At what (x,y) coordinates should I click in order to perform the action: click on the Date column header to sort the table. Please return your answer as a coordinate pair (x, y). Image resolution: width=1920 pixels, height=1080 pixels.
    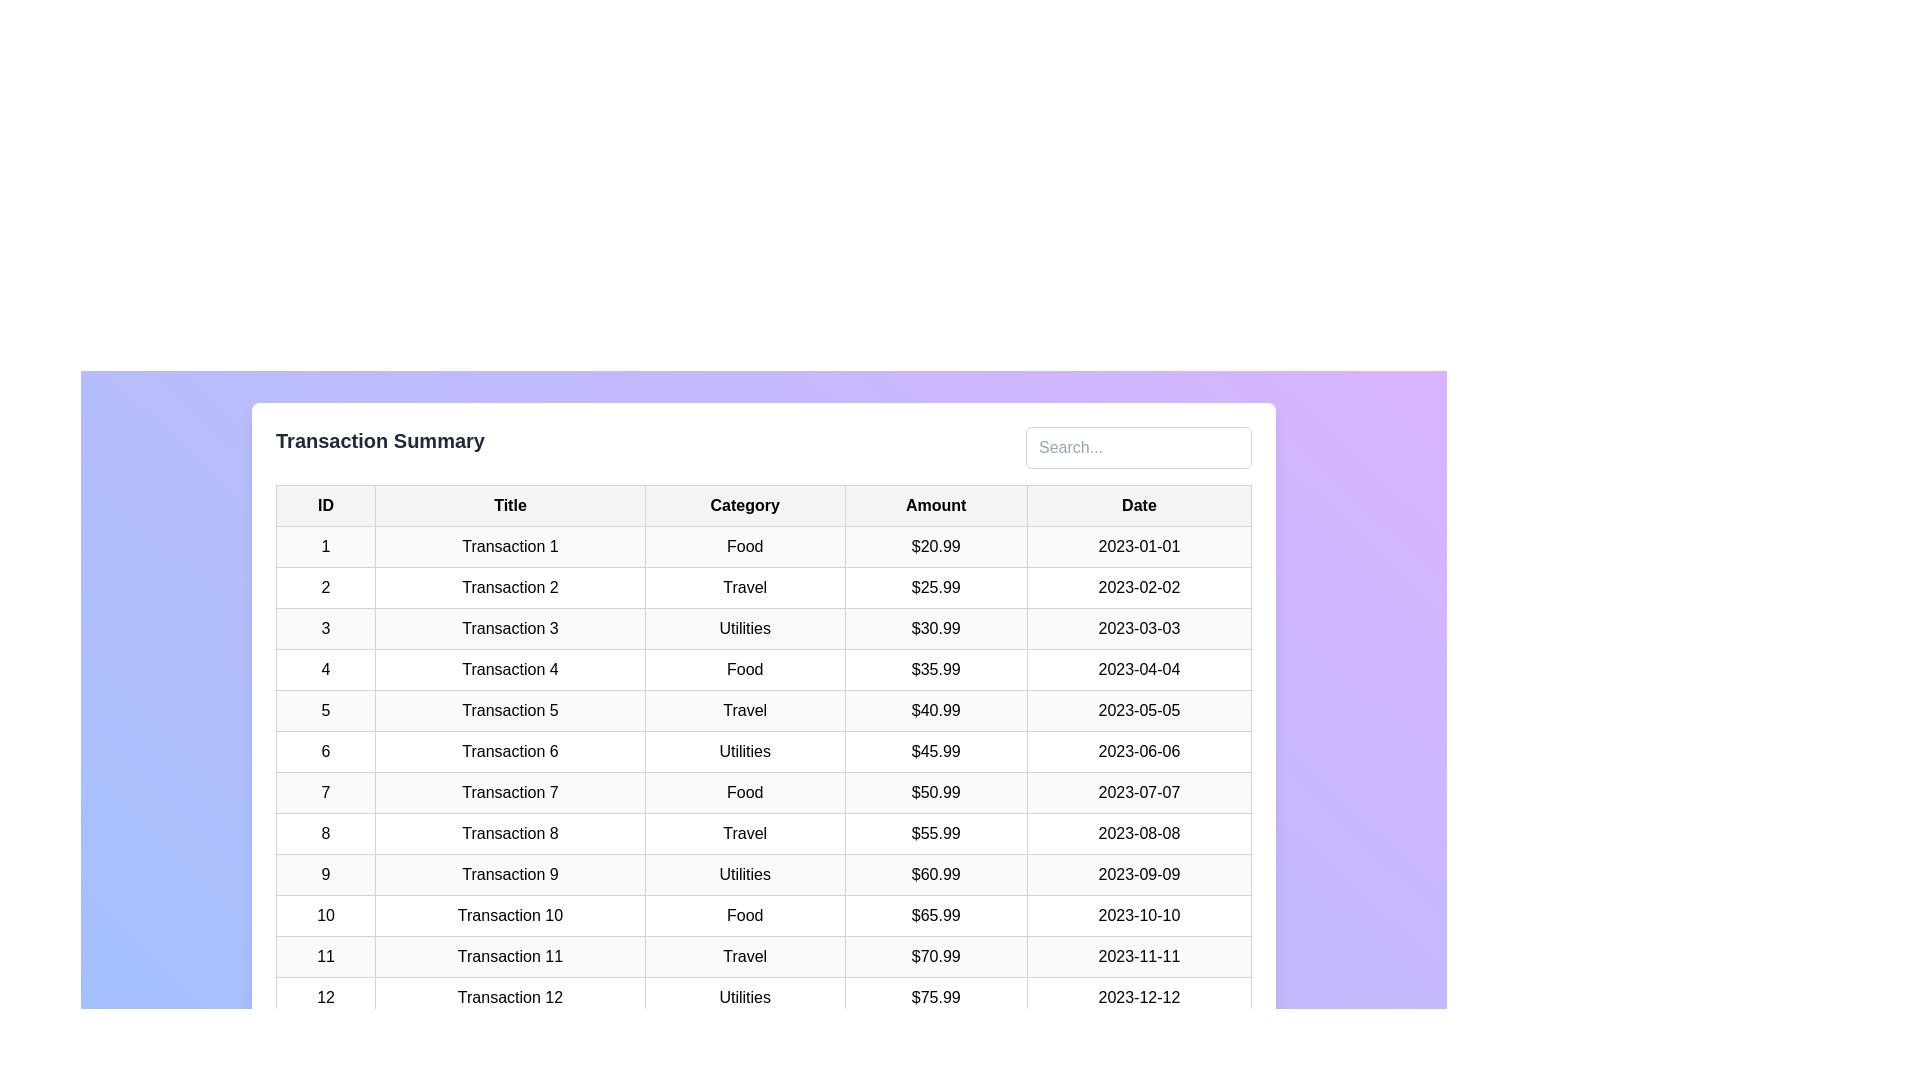
    Looking at the image, I should click on (1139, 504).